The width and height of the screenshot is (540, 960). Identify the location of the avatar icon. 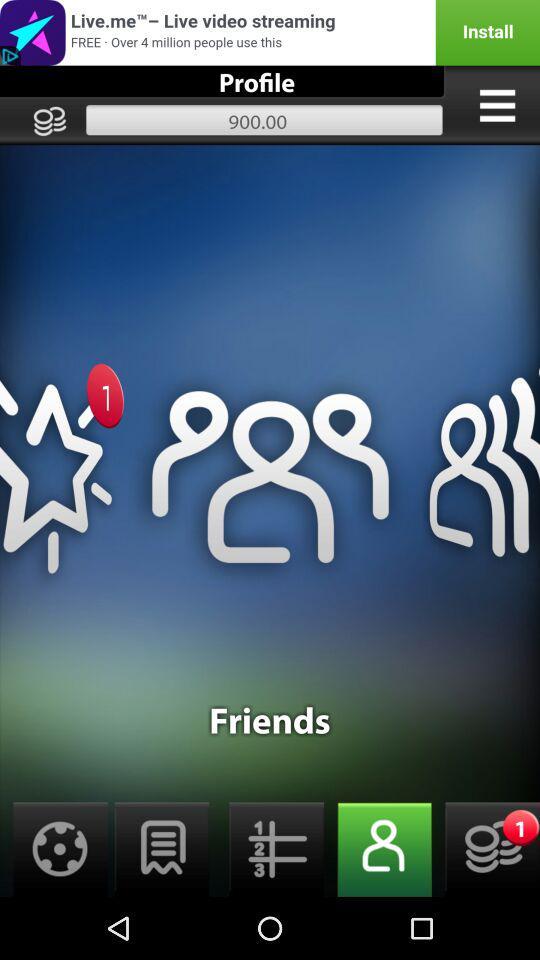
(378, 909).